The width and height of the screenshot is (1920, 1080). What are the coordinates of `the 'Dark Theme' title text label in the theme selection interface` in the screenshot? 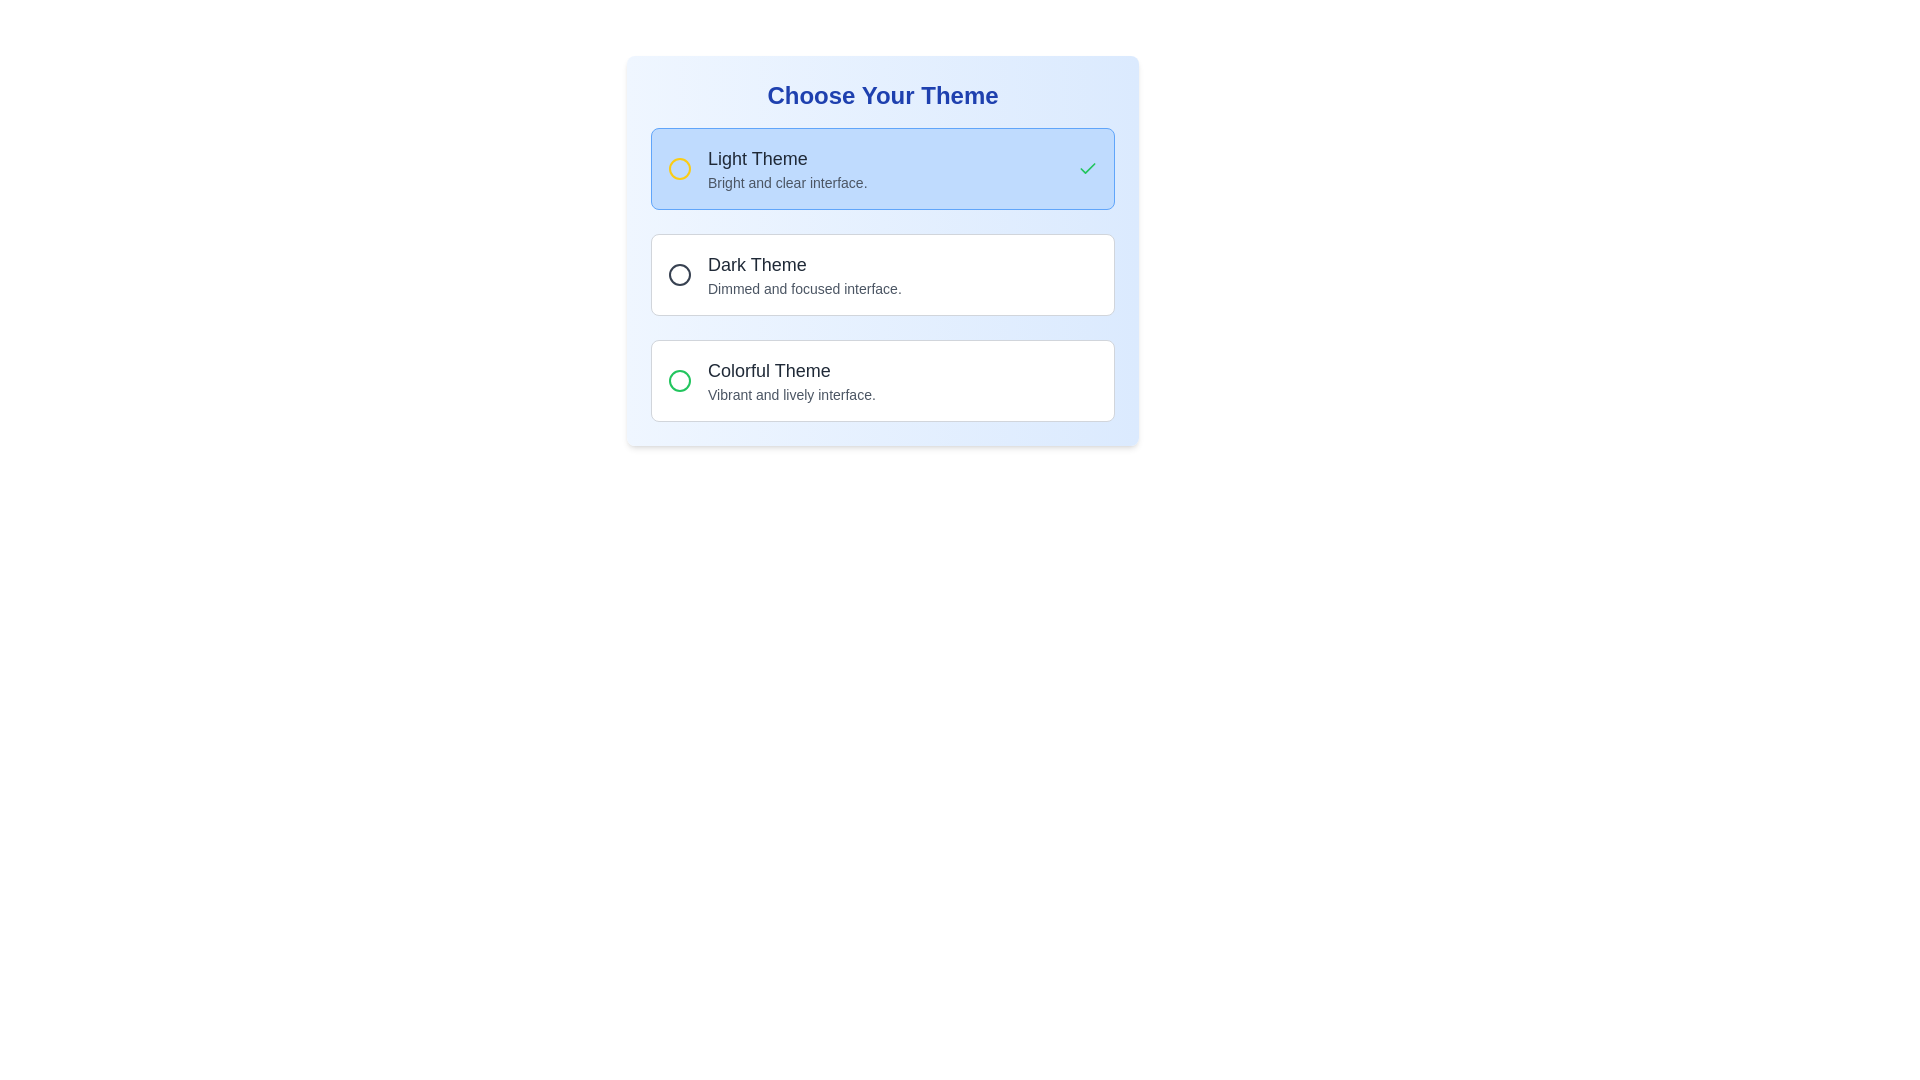 It's located at (804, 264).